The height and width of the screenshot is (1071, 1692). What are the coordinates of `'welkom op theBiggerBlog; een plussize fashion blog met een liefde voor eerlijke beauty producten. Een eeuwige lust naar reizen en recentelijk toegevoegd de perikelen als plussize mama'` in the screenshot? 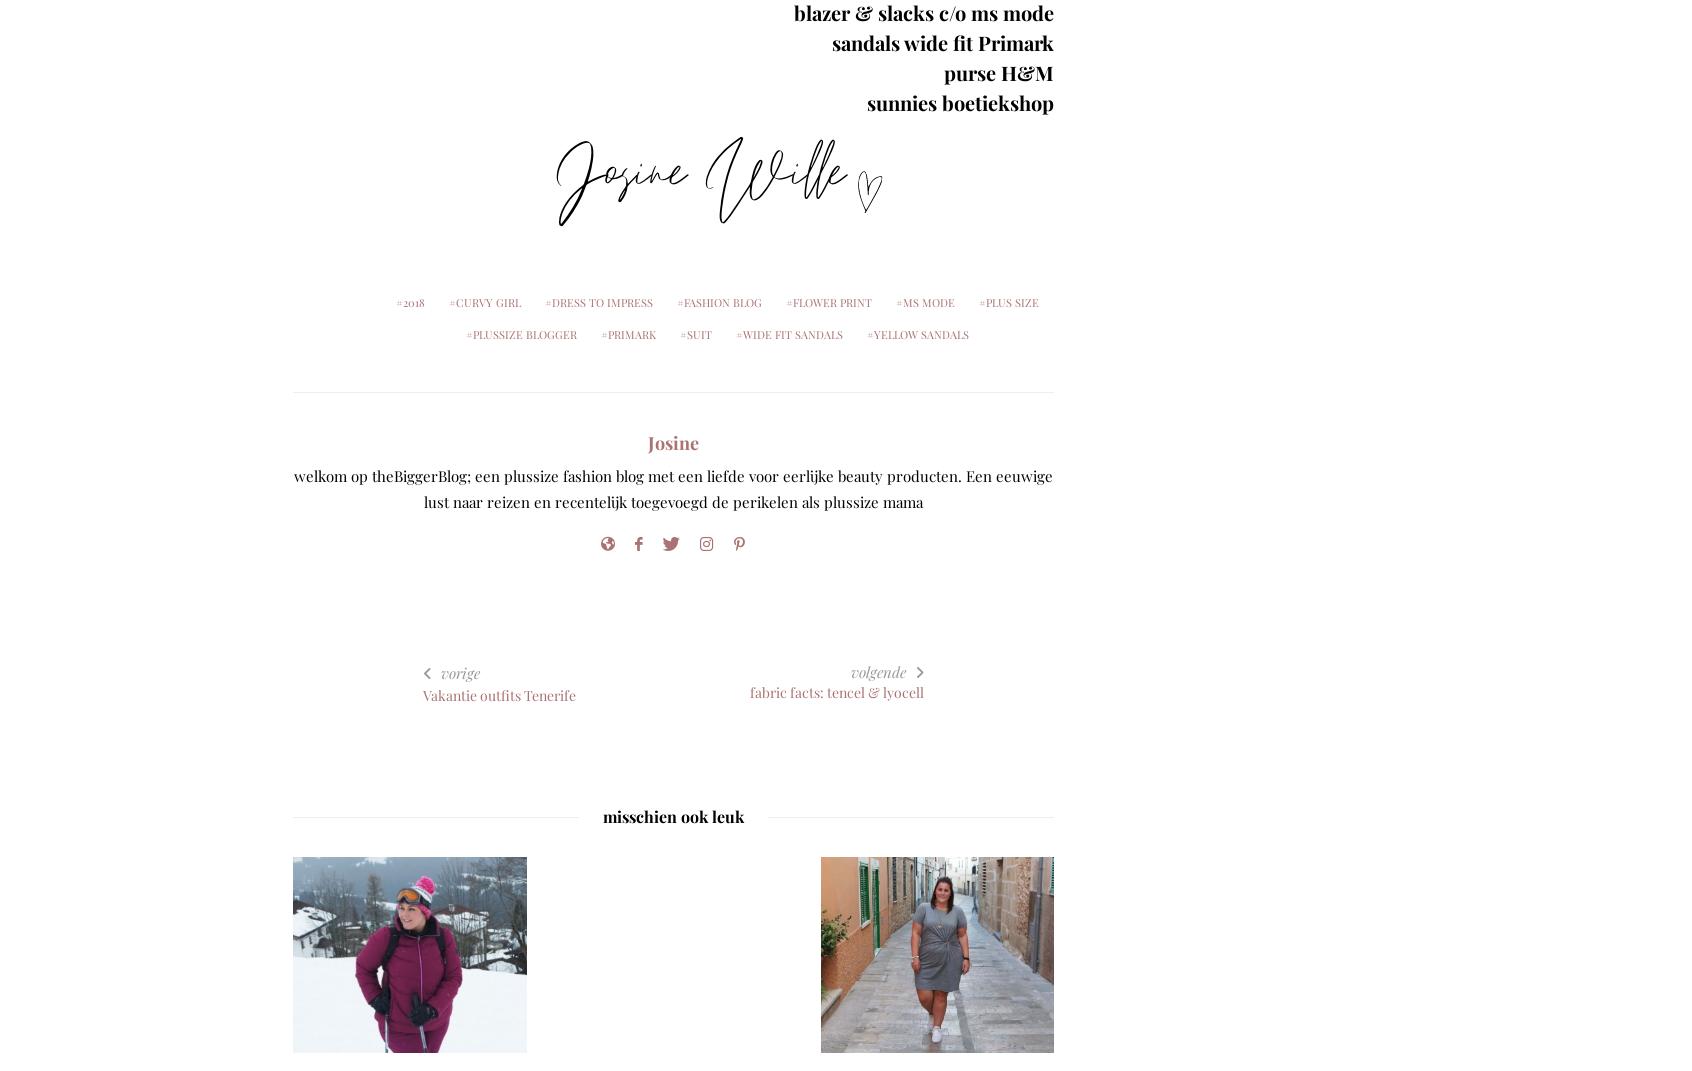 It's located at (292, 488).